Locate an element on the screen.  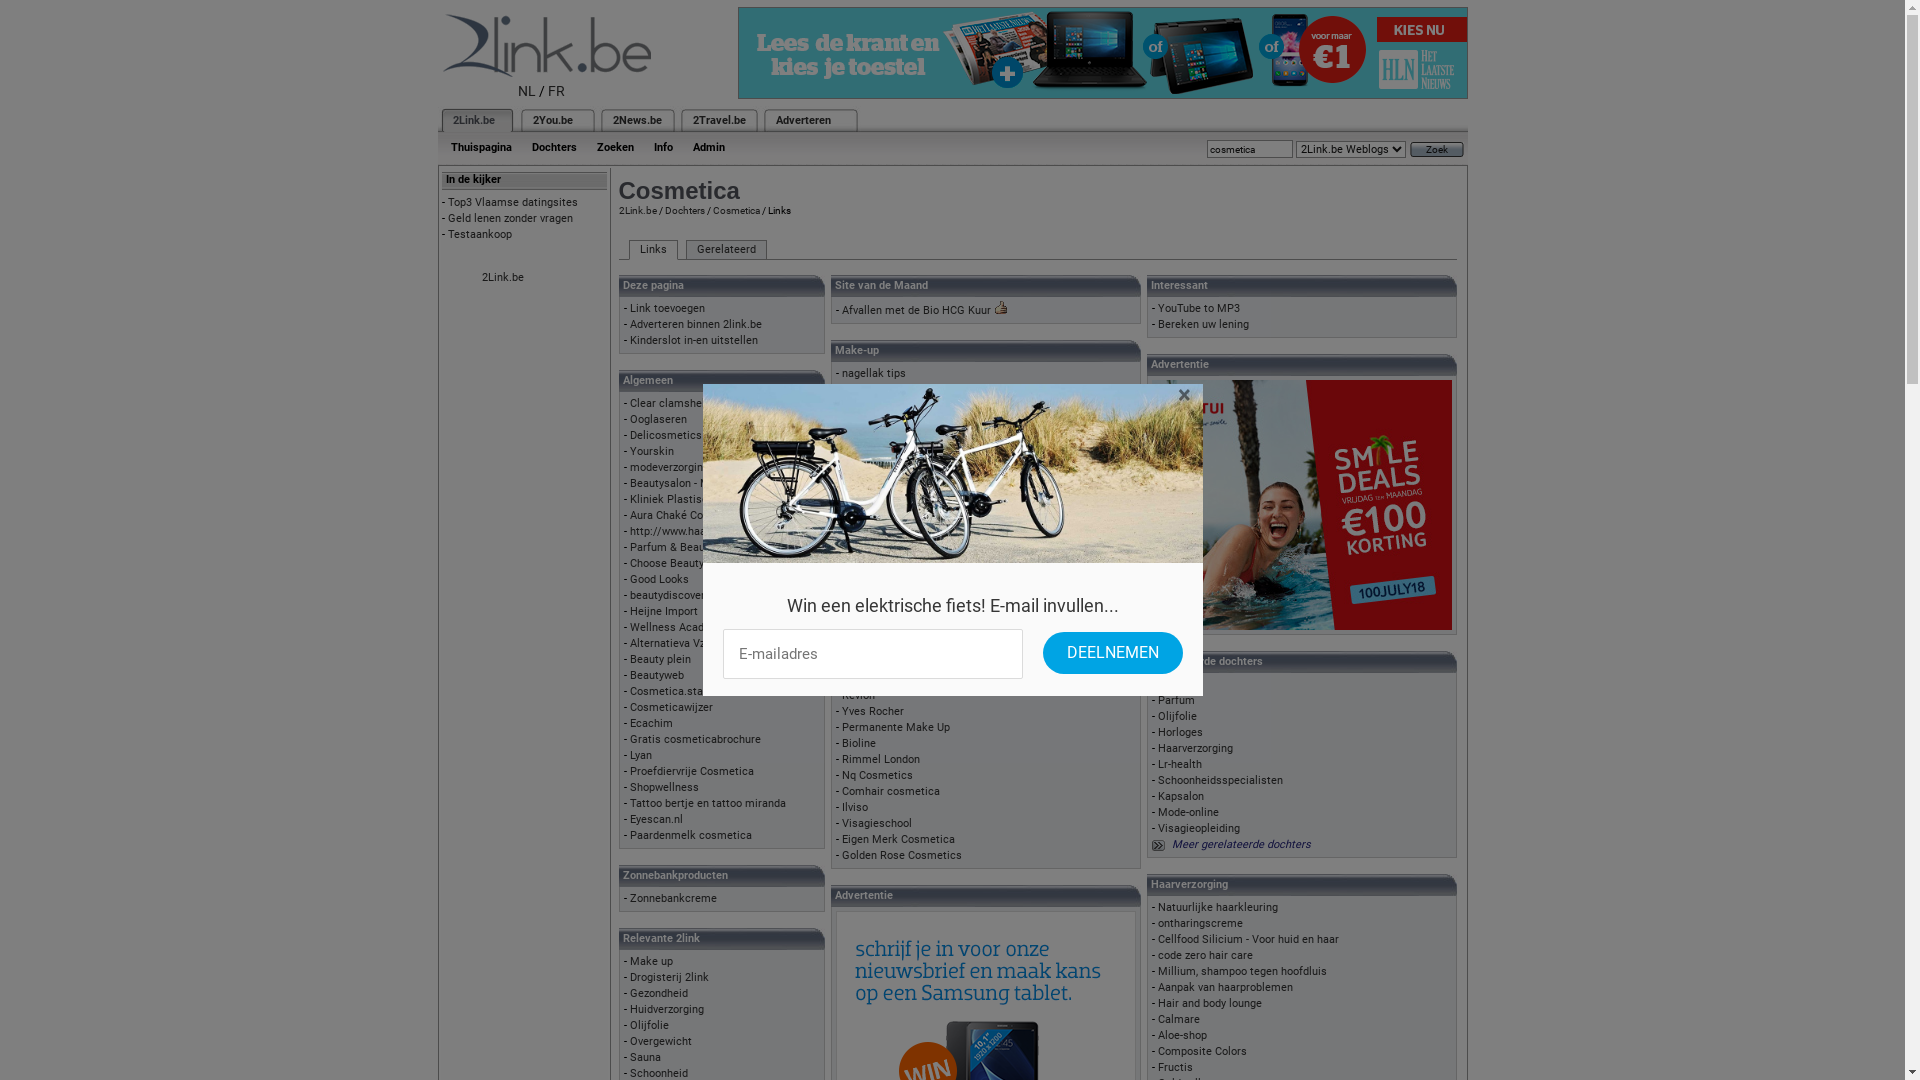
'Rimmel London' is located at coordinates (841, 759).